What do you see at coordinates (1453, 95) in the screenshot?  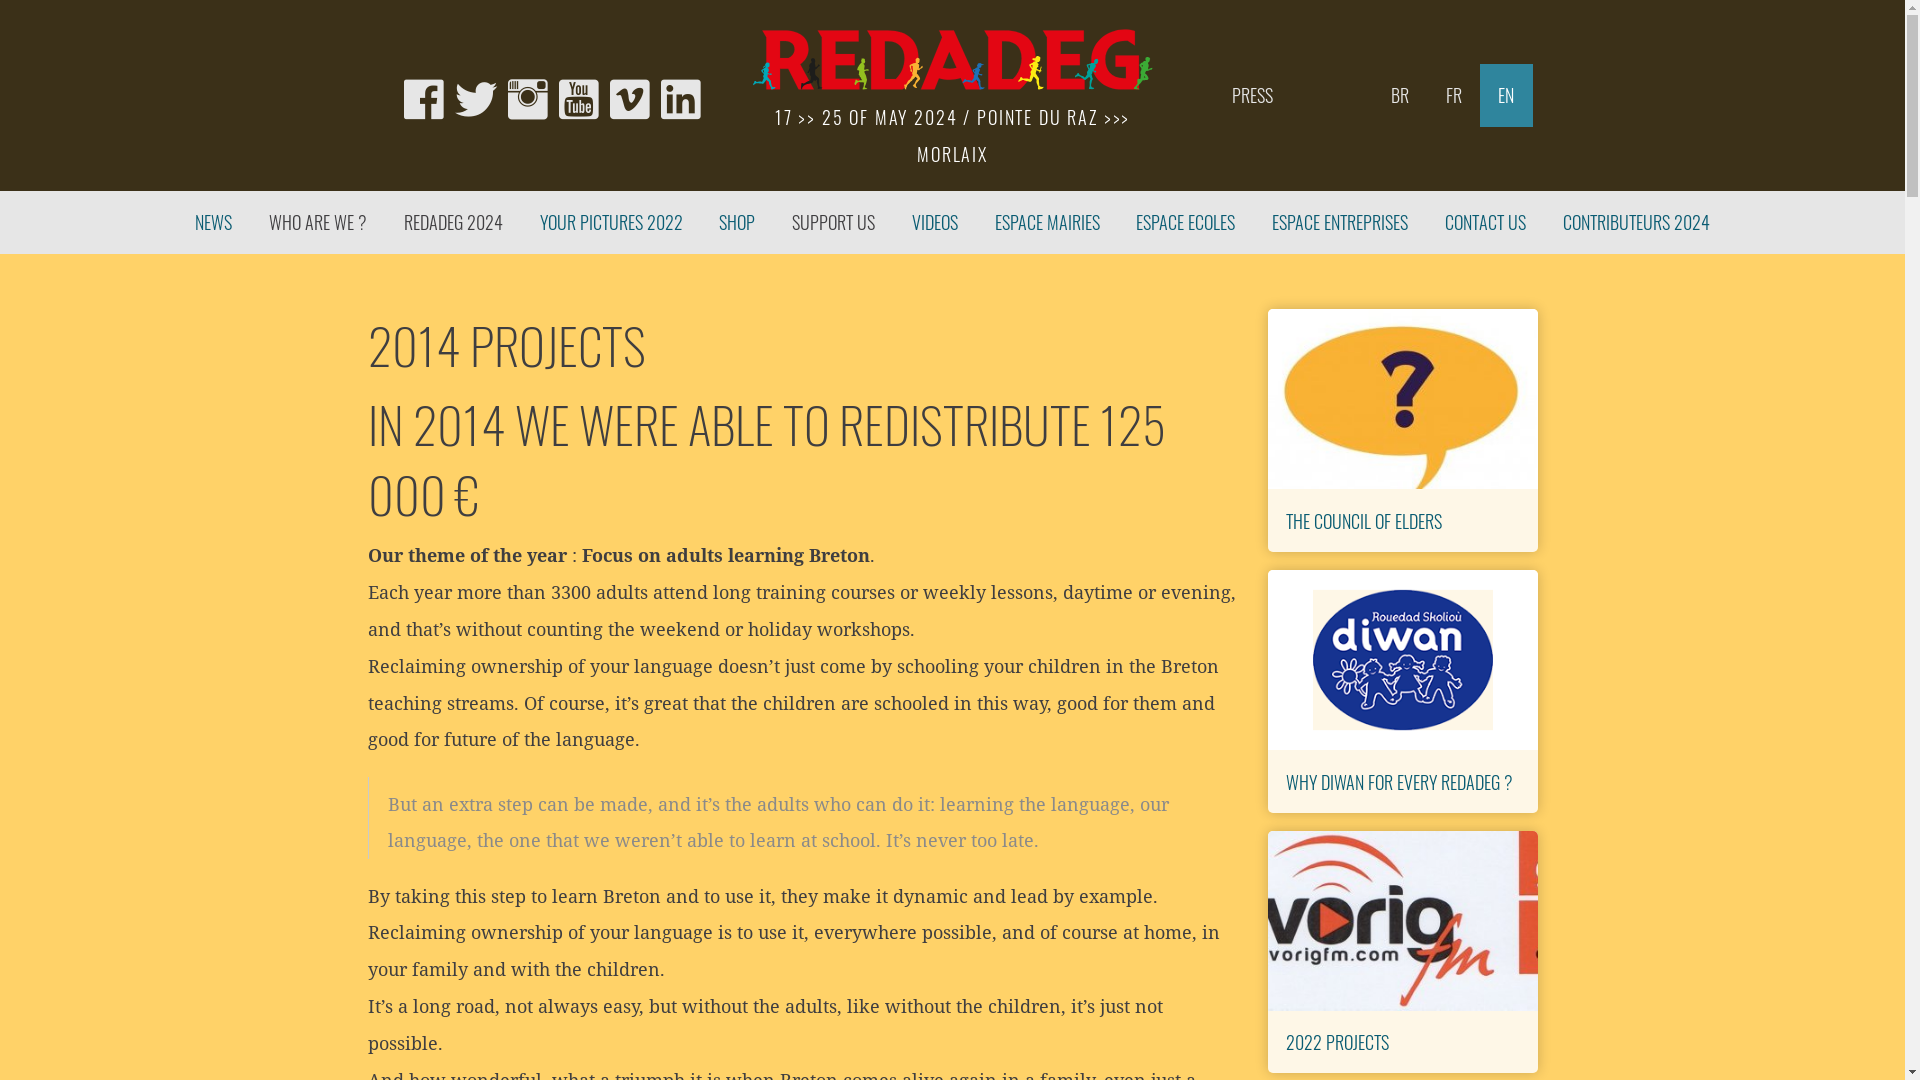 I see `'FR'` at bounding box center [1453, 95].